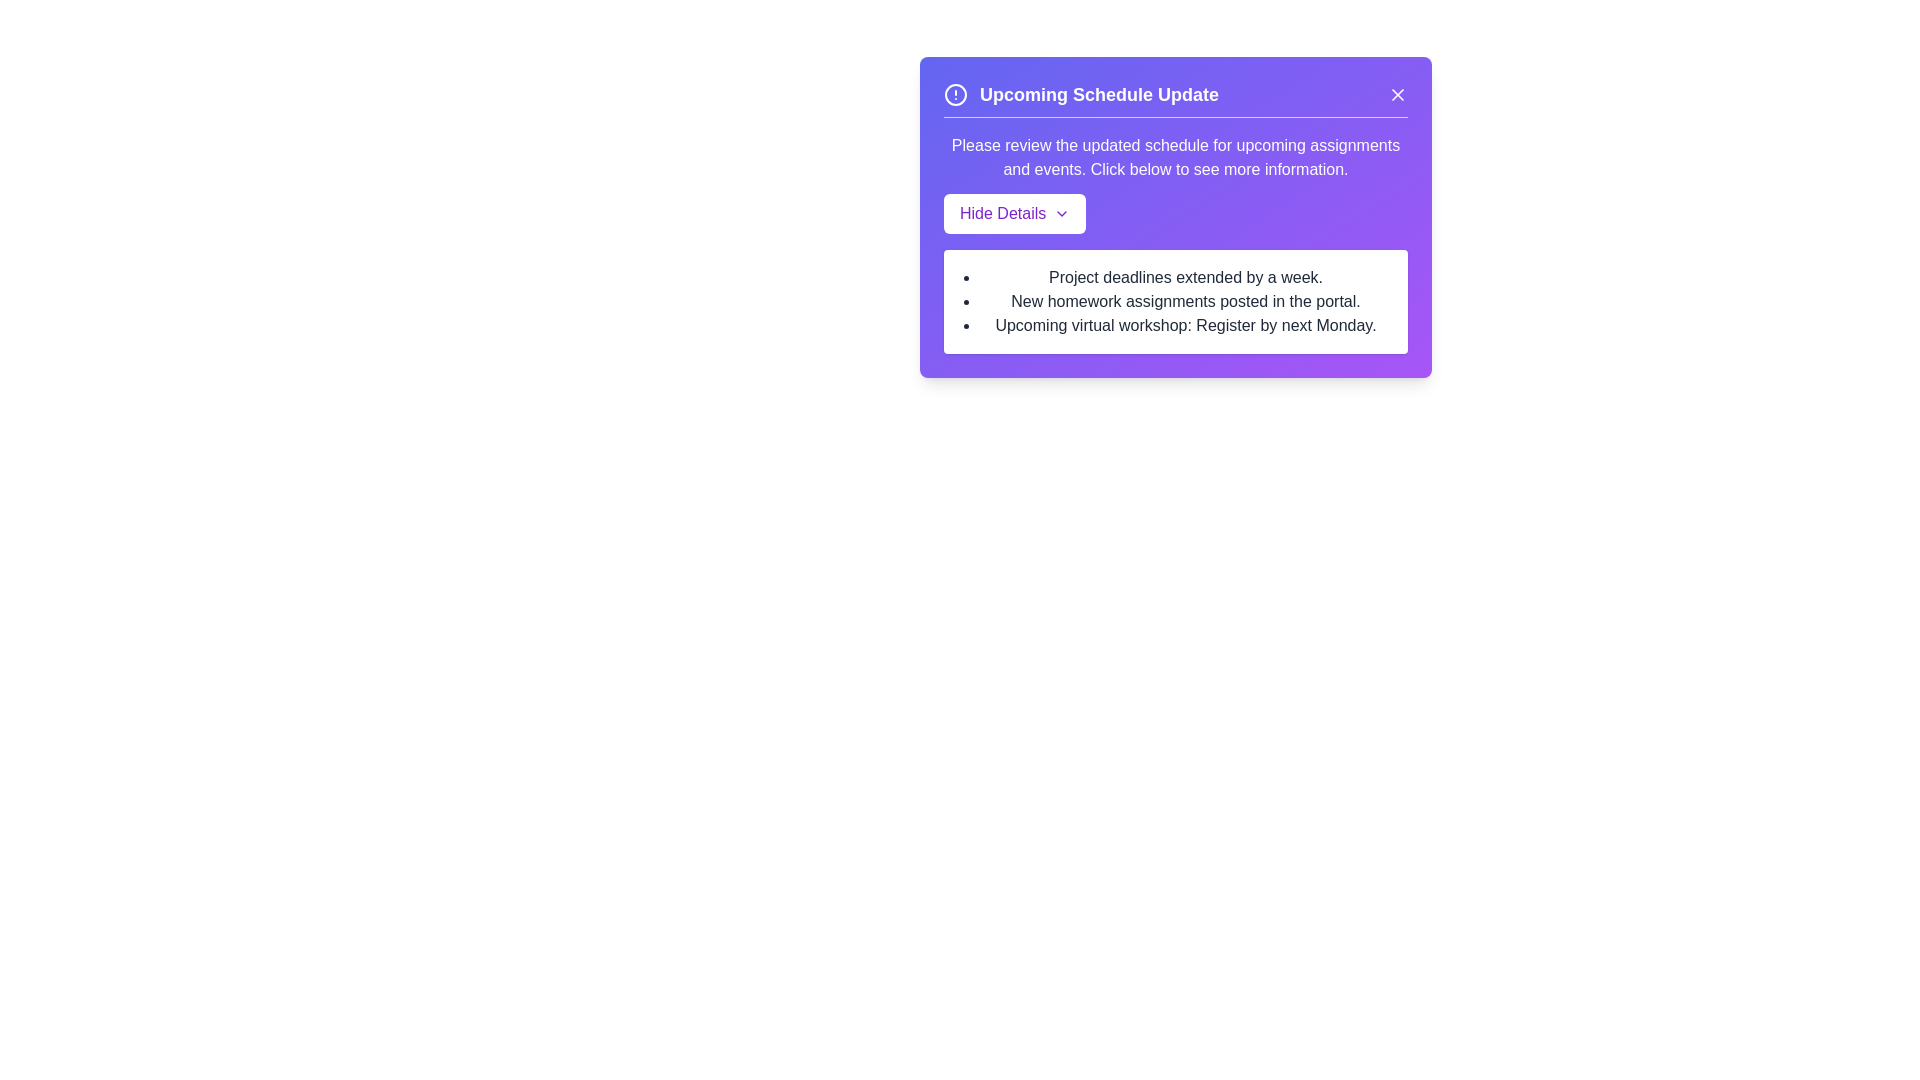  What do you see at coordinates (1396, 95) in the screenshot?
I see `the close button in the top-right corner of the alert` at bounding box center [1396, 95].